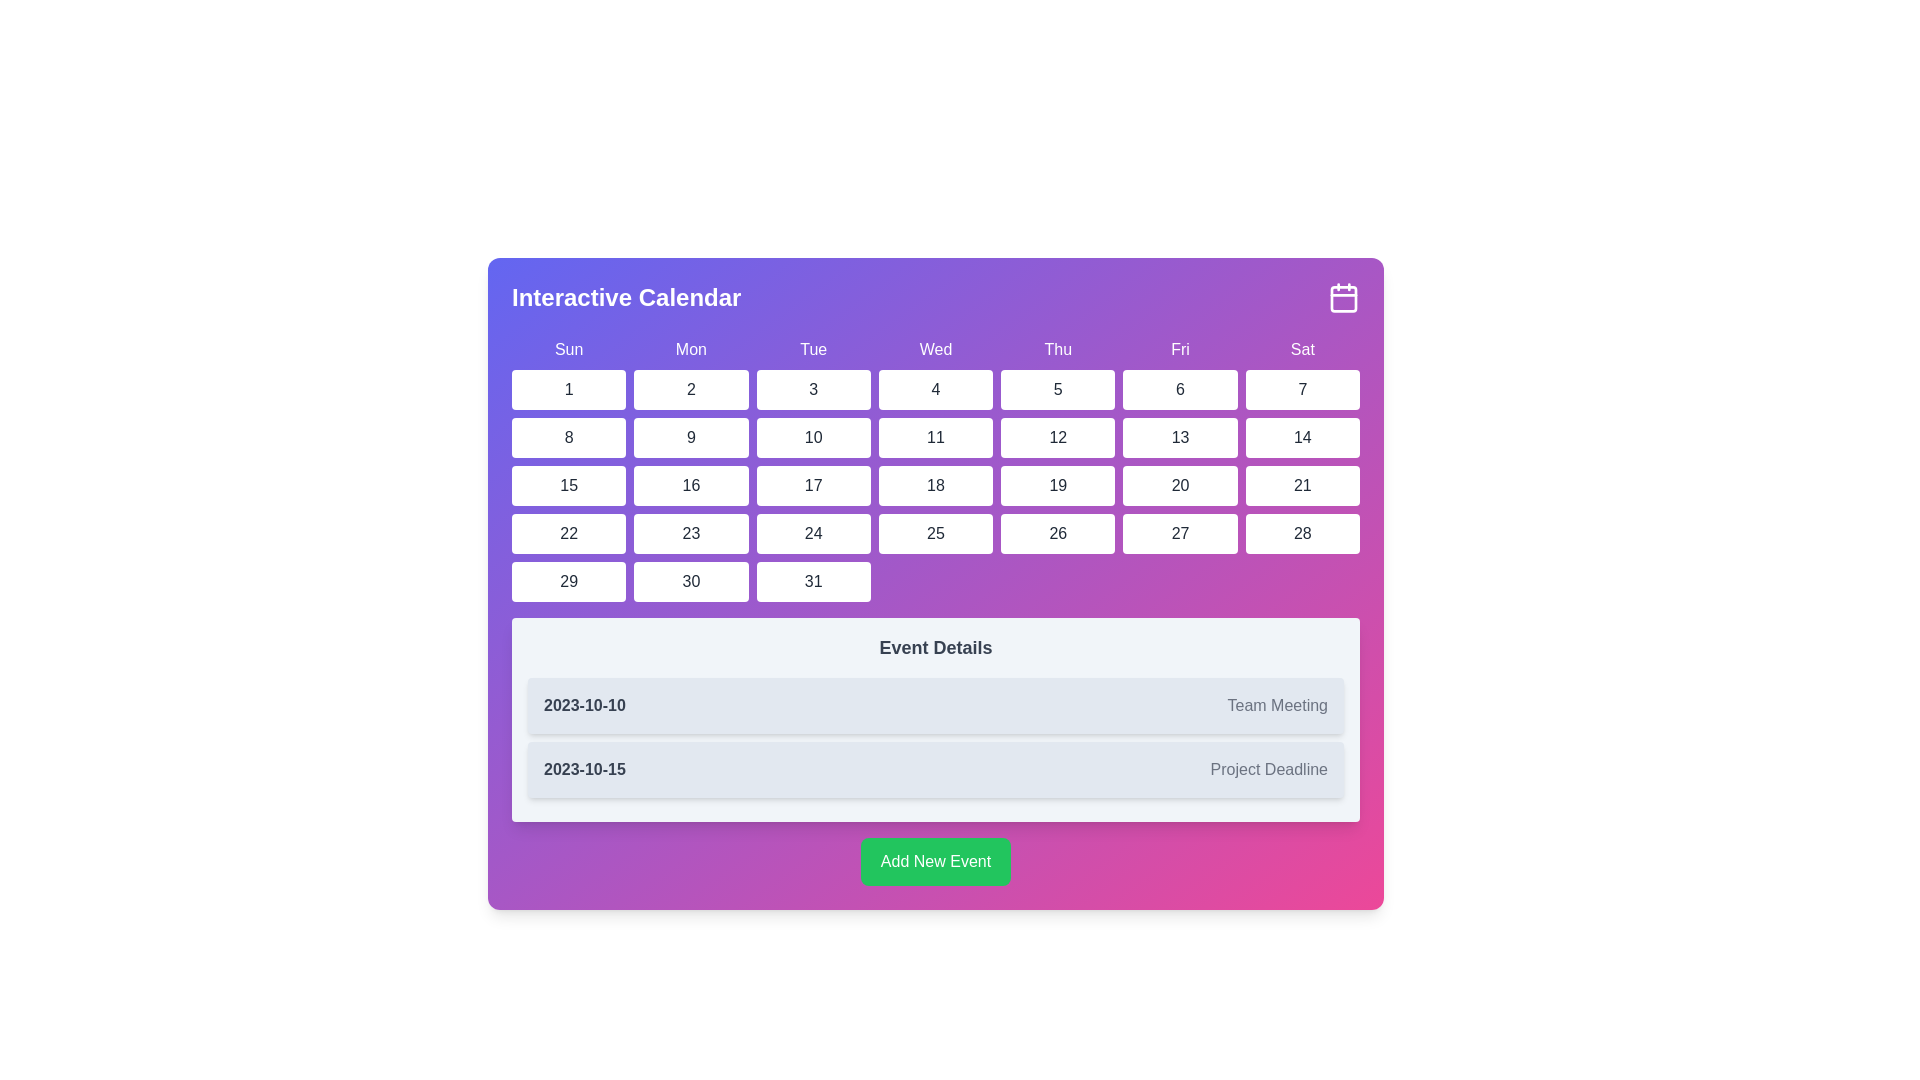 The image size is (1920, 1080). What do you see at coordinates (568, 349) in the screenshot?
I see `the header label for the Sunday column in the calendar, which is the first item in the horizontal row of weekday labels at the top-left corner` at bounding box center [568, 349].